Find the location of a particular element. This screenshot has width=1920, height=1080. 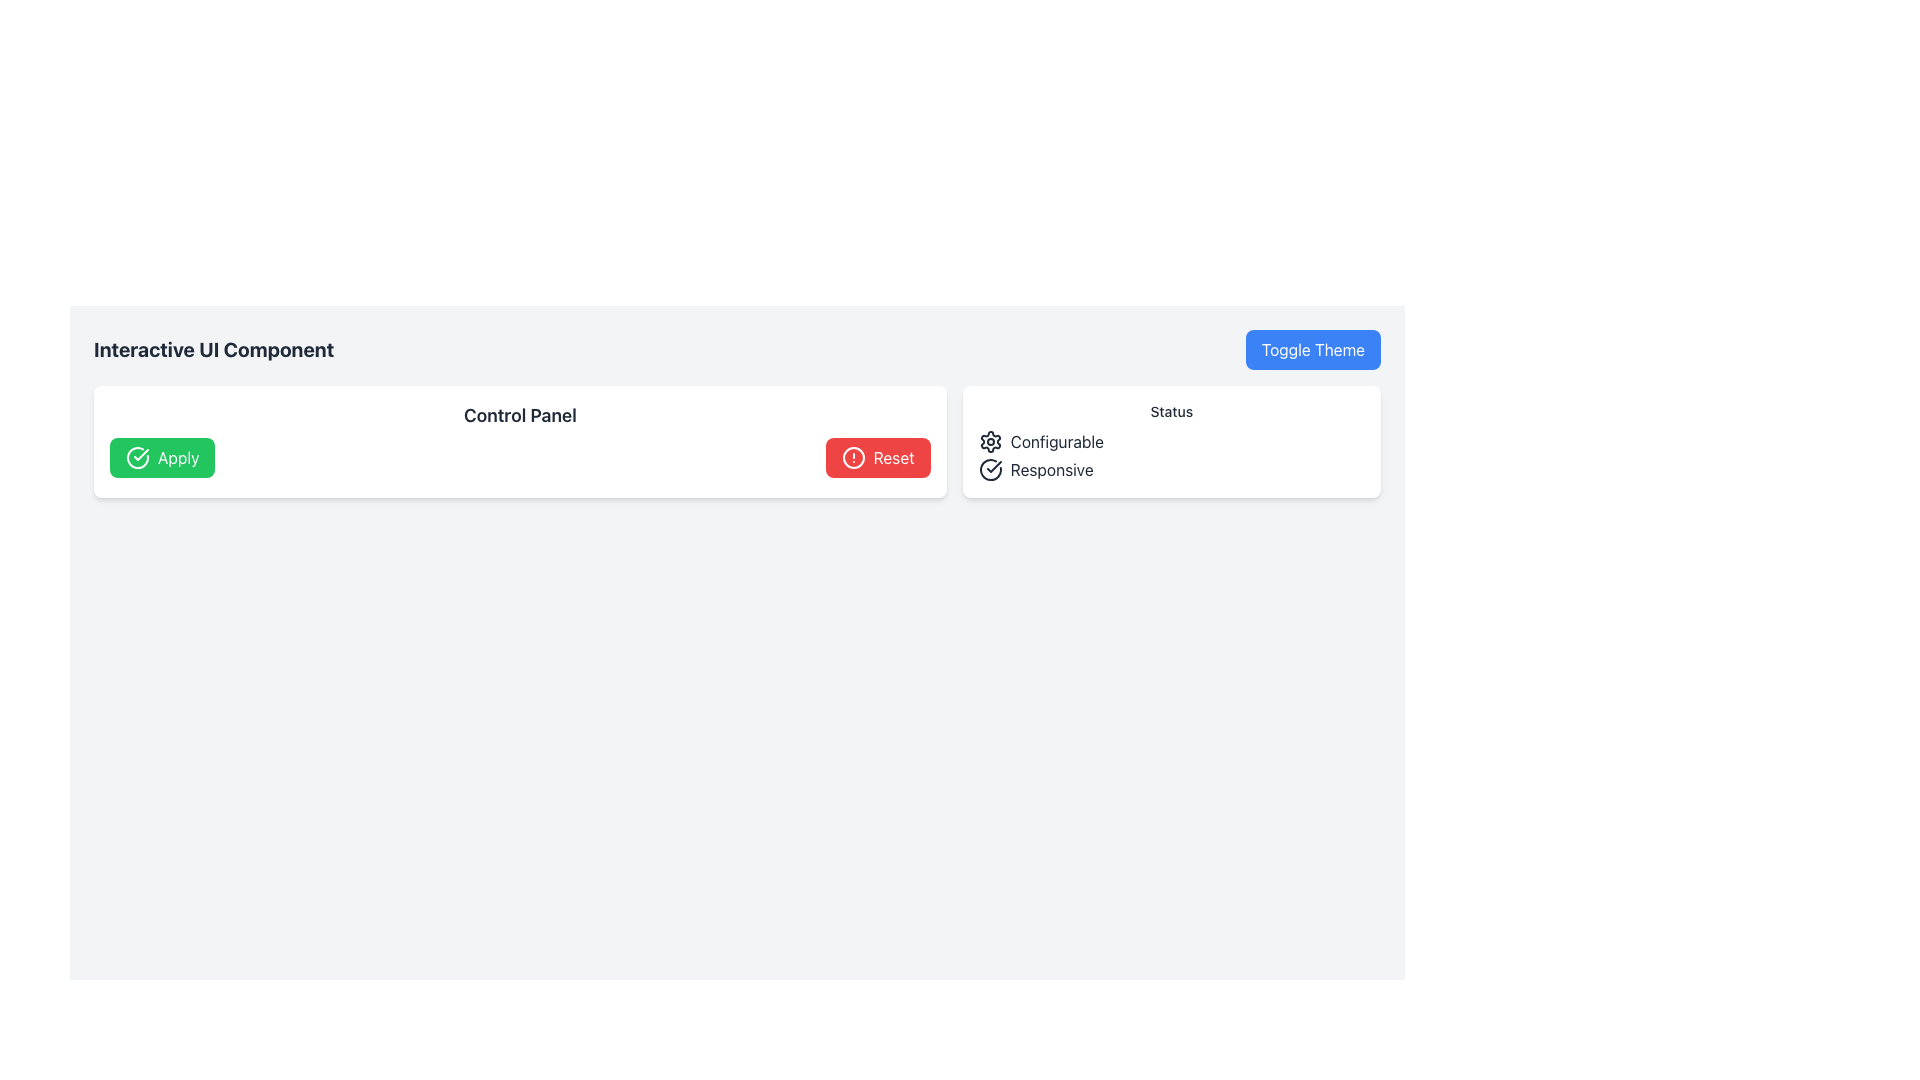

the circular icon with a check mark inside, which has a green outline and a white background, located to the left of the 'Apply' text in the green button is located at coordinates (137, 458).